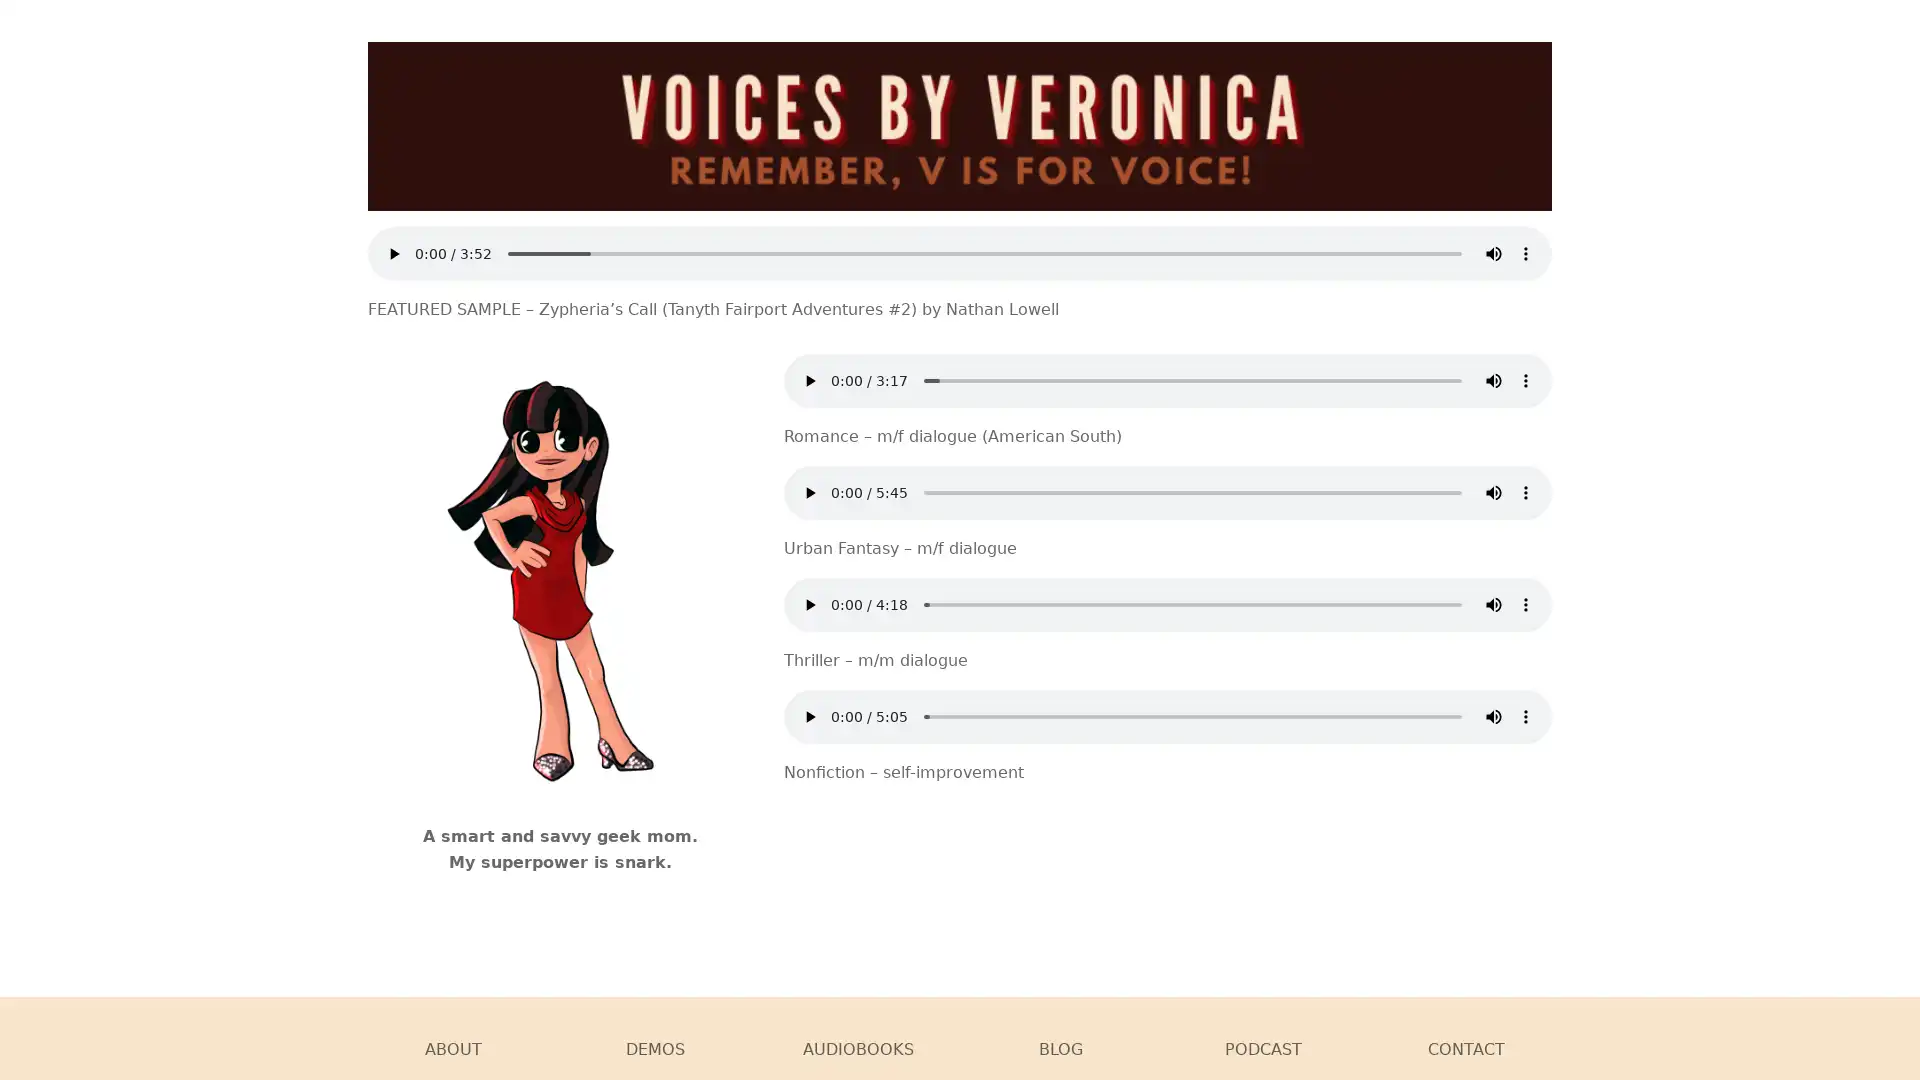 The width and height of the screenshot is (1920, 1080). I want to click on play, so click(810, 716).